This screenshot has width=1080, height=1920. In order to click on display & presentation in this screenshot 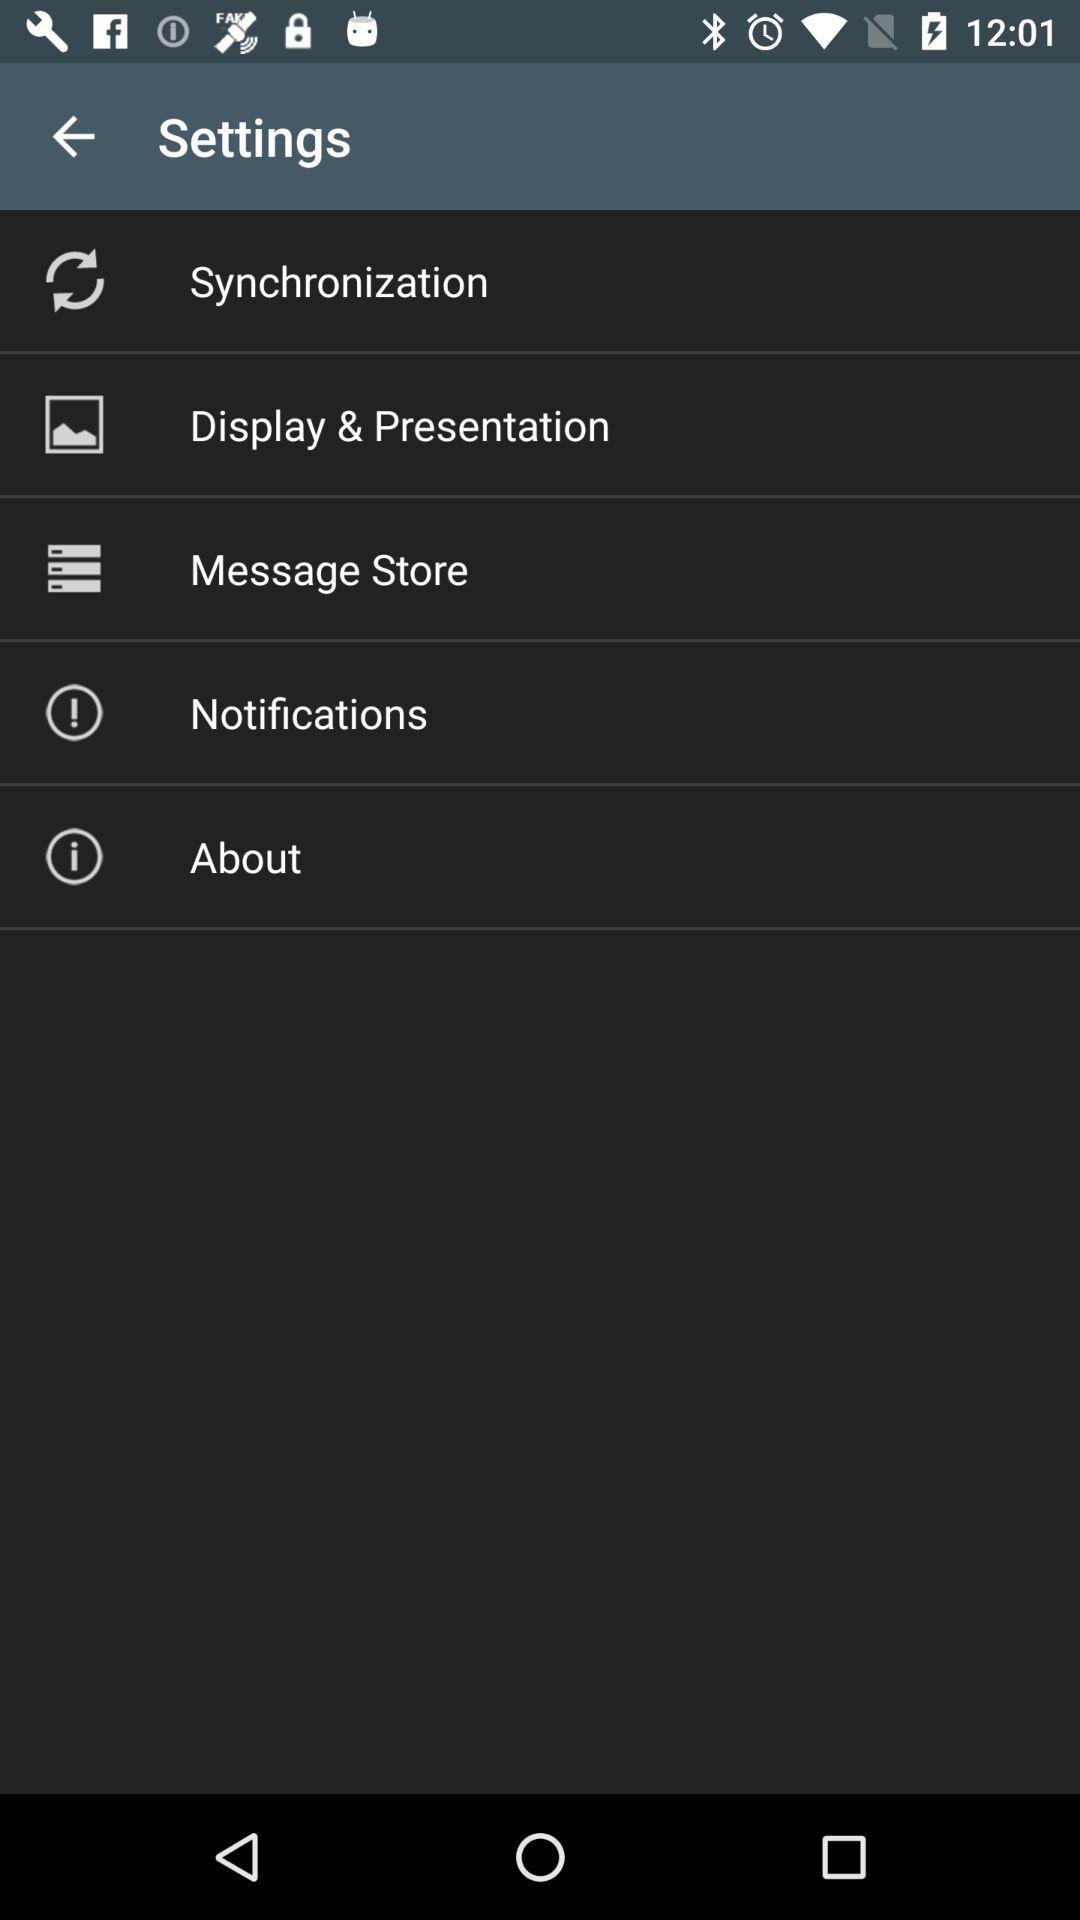, I will do `click(400, 423)`.